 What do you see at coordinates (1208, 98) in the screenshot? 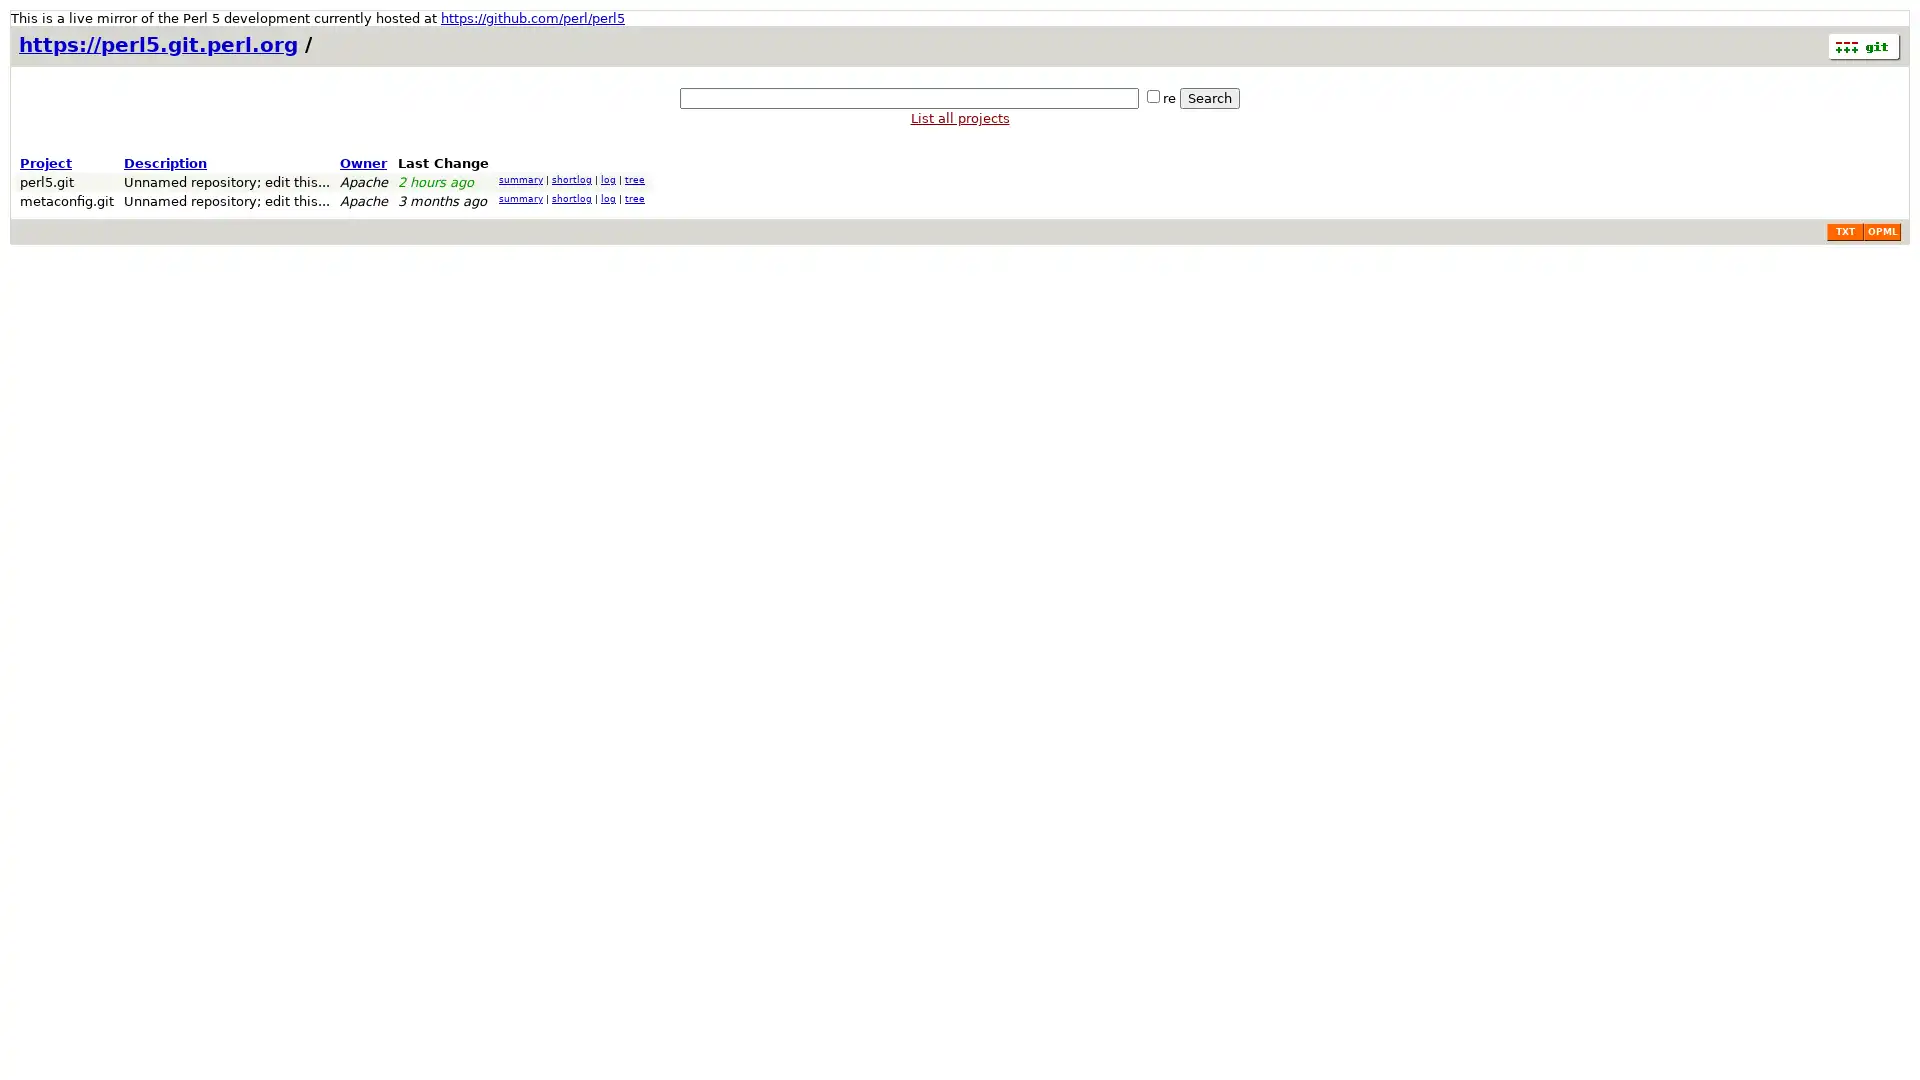
I see `Search` at bounding box center [1208, 98].